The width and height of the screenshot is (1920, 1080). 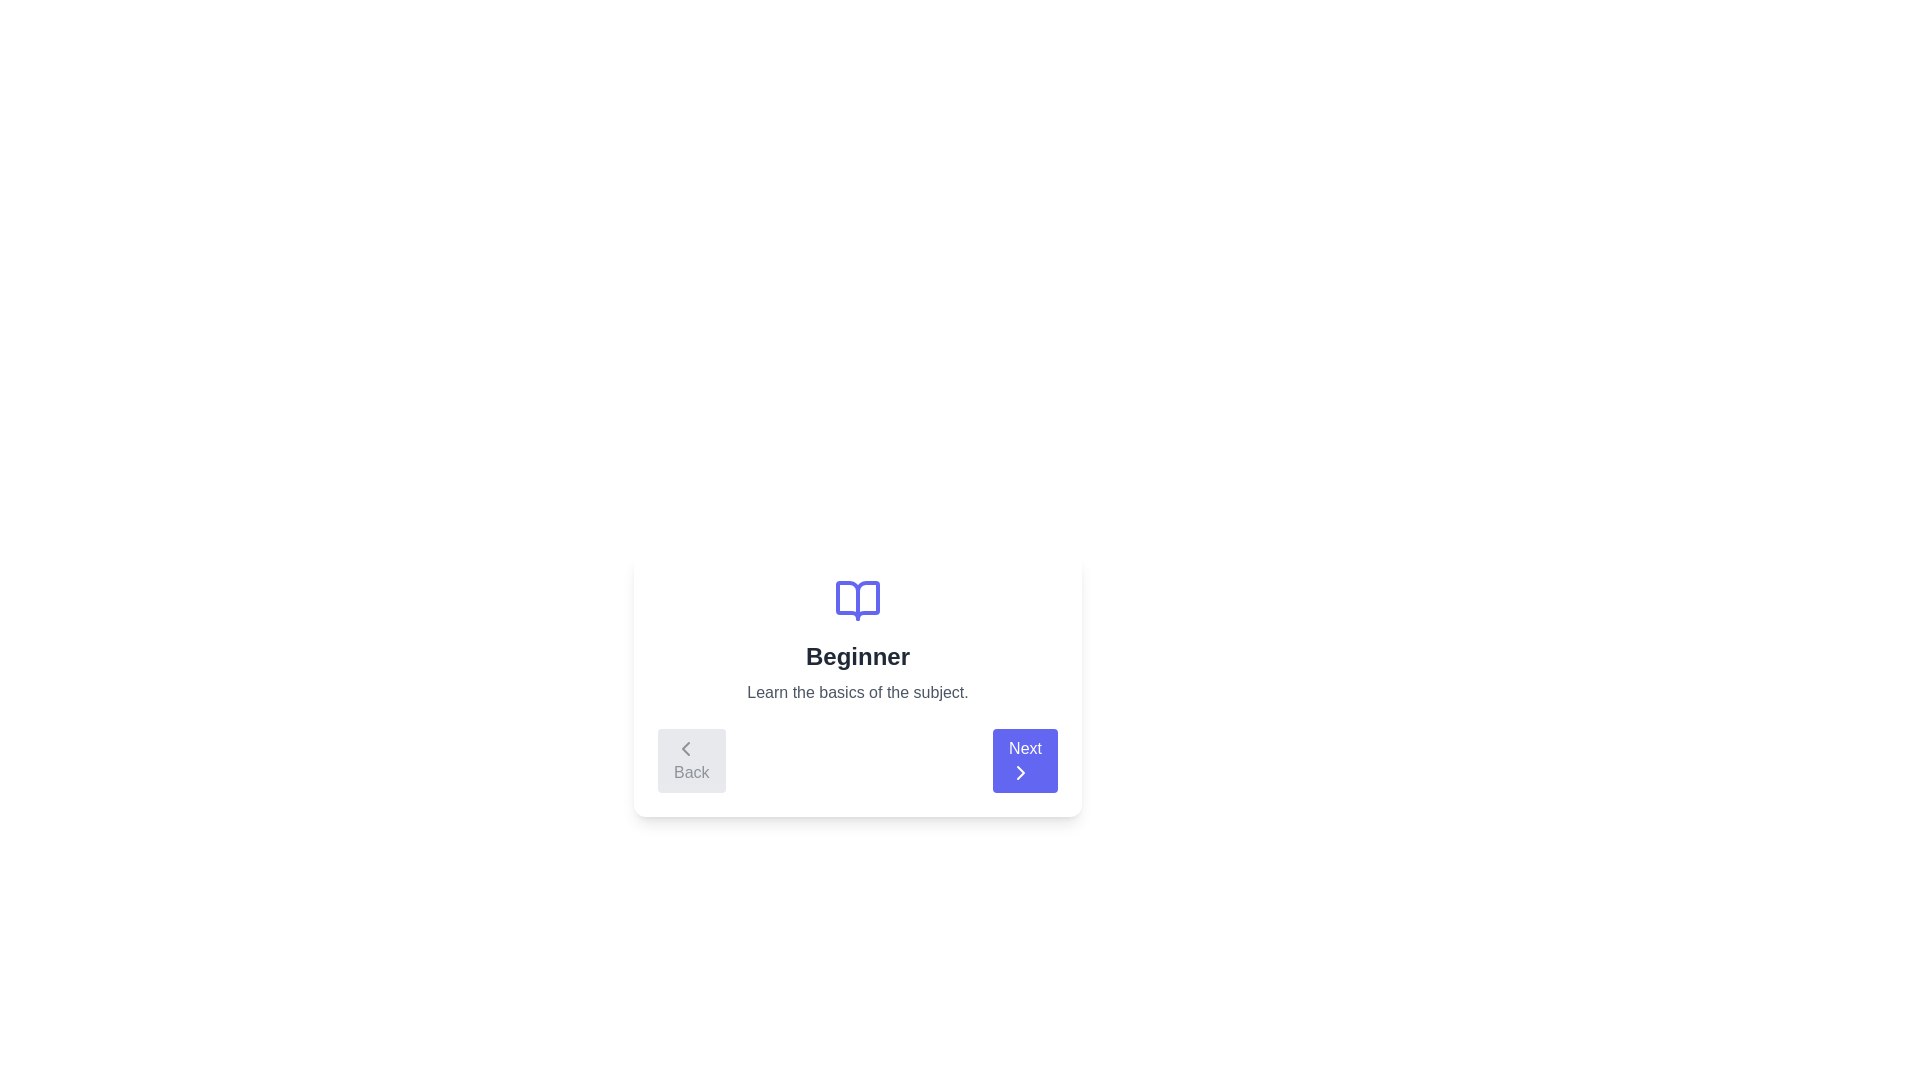 I want to click on 'Next' button to navigate to the next step, so click(x=1025, y=760).